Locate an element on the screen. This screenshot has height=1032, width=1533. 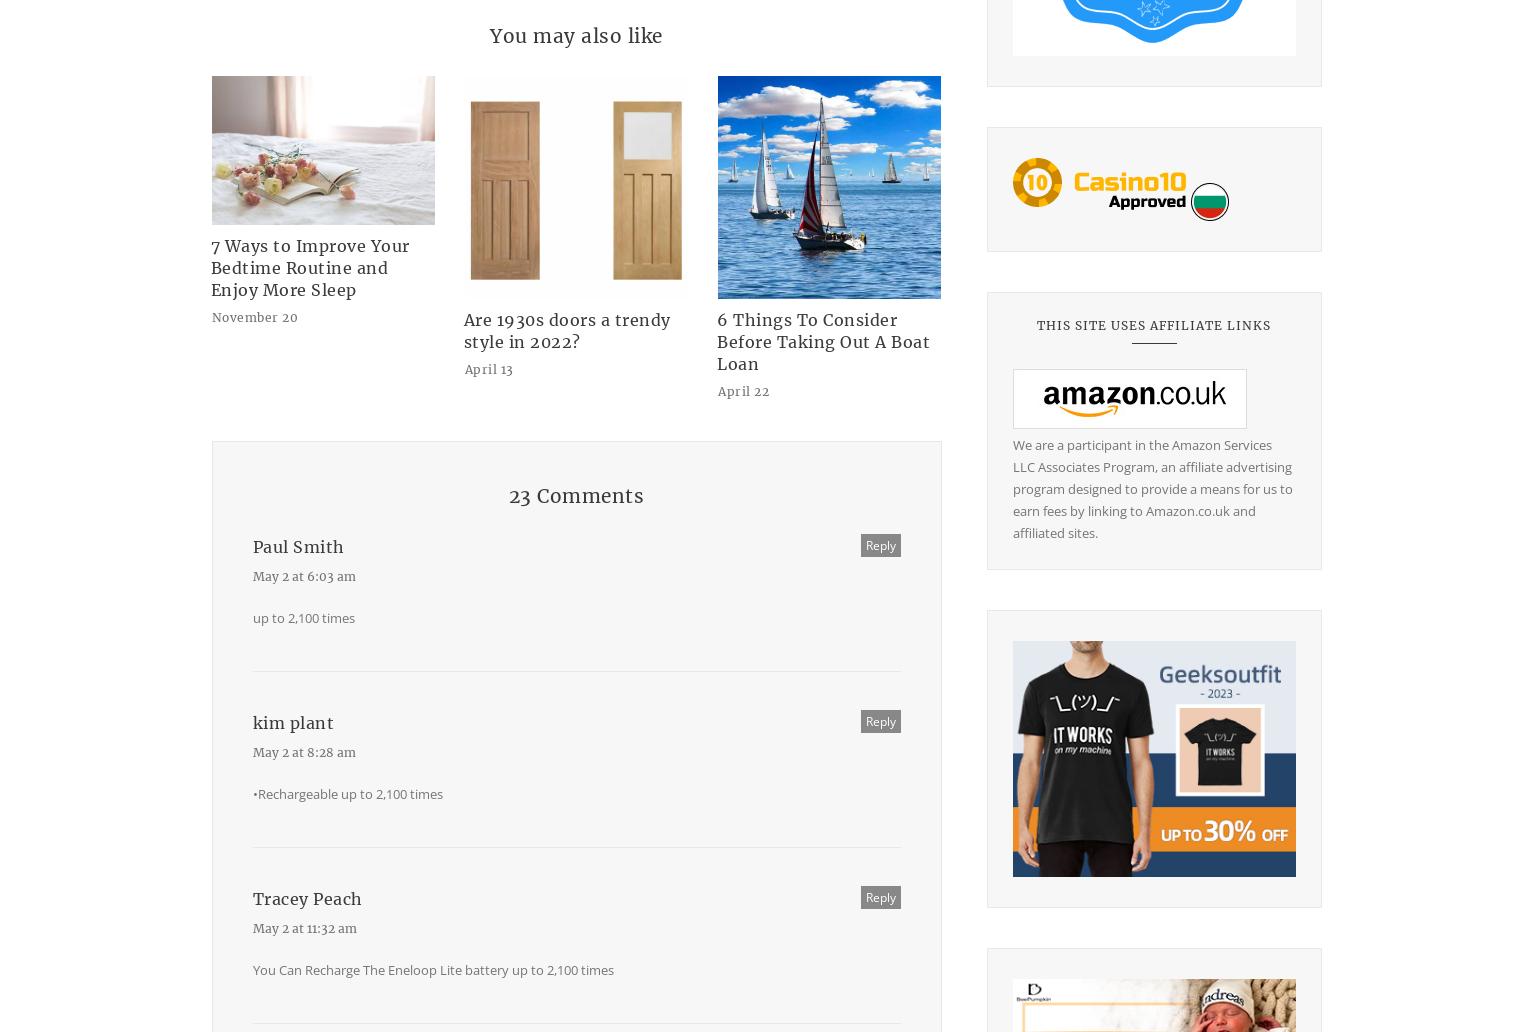
'May 2 at 11:32 am' is located at coordinates (252, 927).